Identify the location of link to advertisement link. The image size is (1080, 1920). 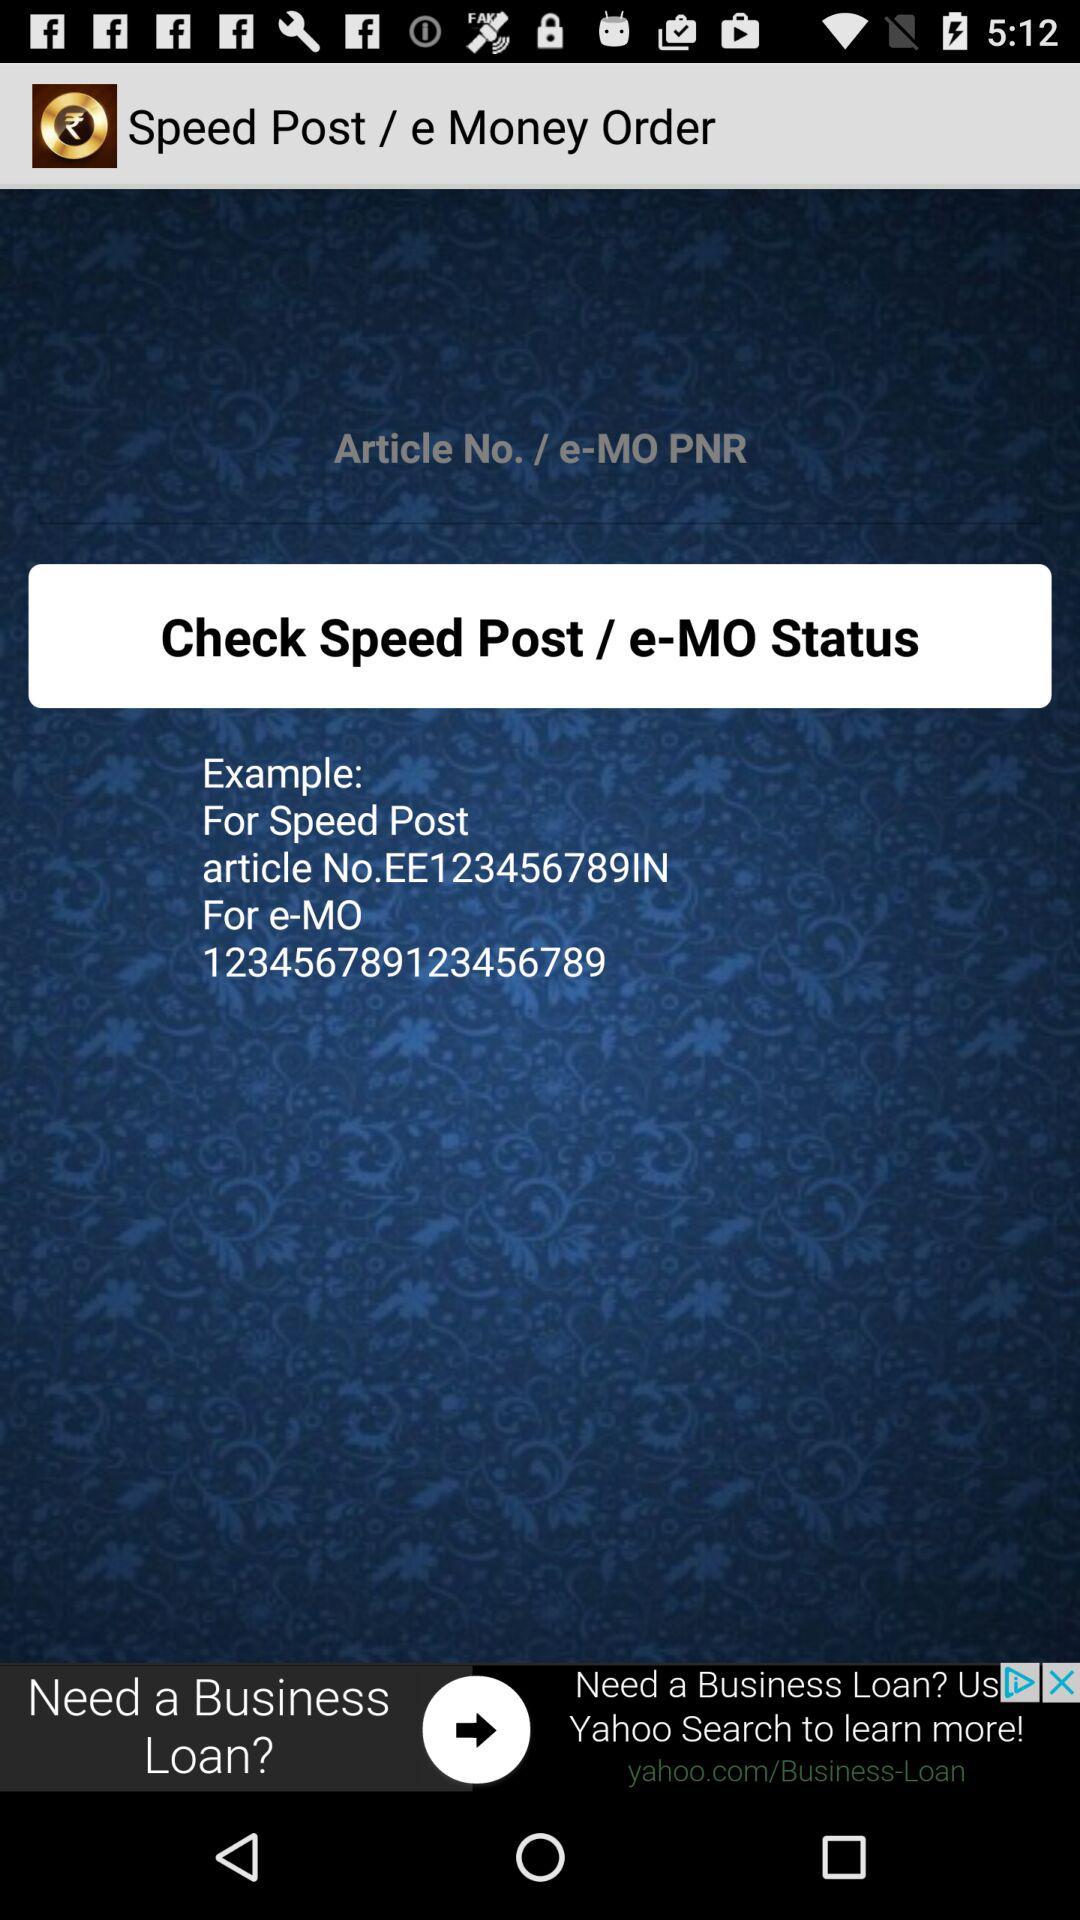
(540, 1727).